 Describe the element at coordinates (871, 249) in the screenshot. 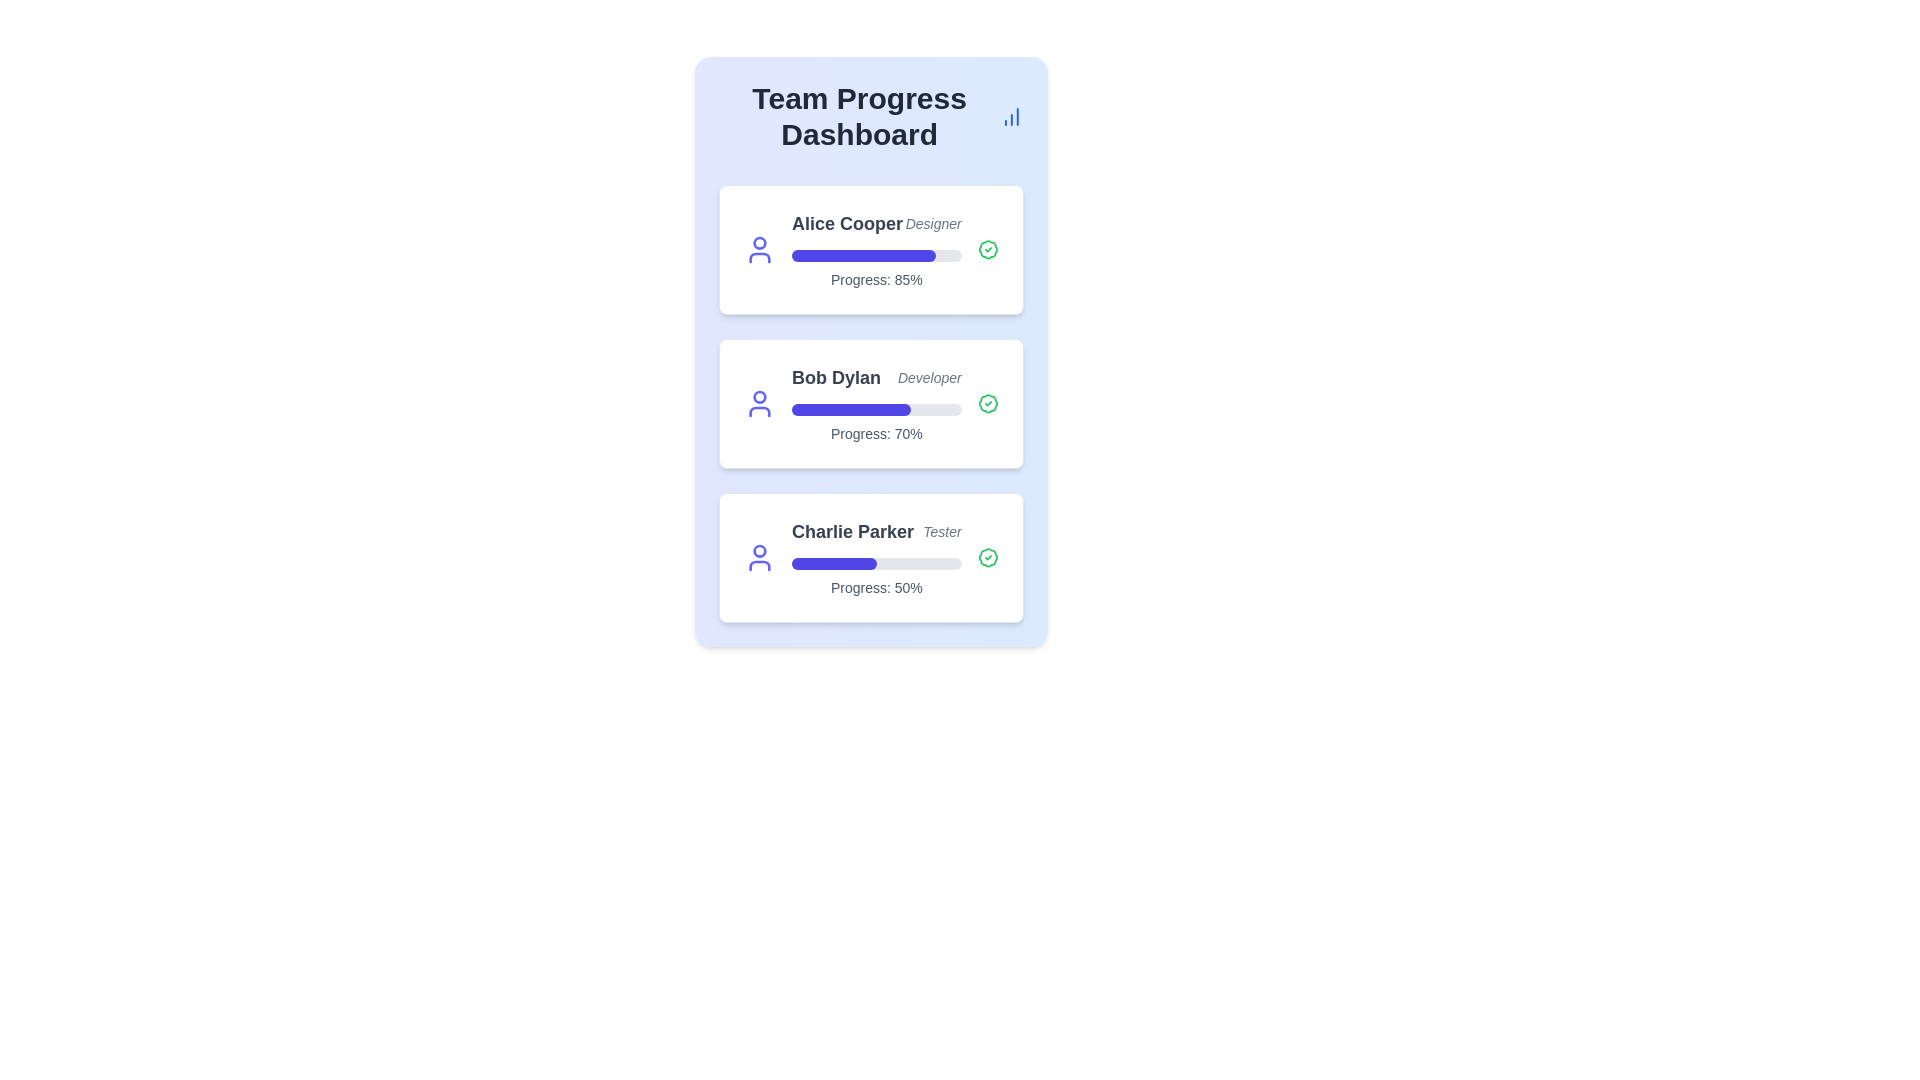

I see `the Data Card displaying information about 'Alice Cooper', which includes the name in bold, the role in italic, a progress bar filled to 85%, and a green checkmark icon on the right` at that location.